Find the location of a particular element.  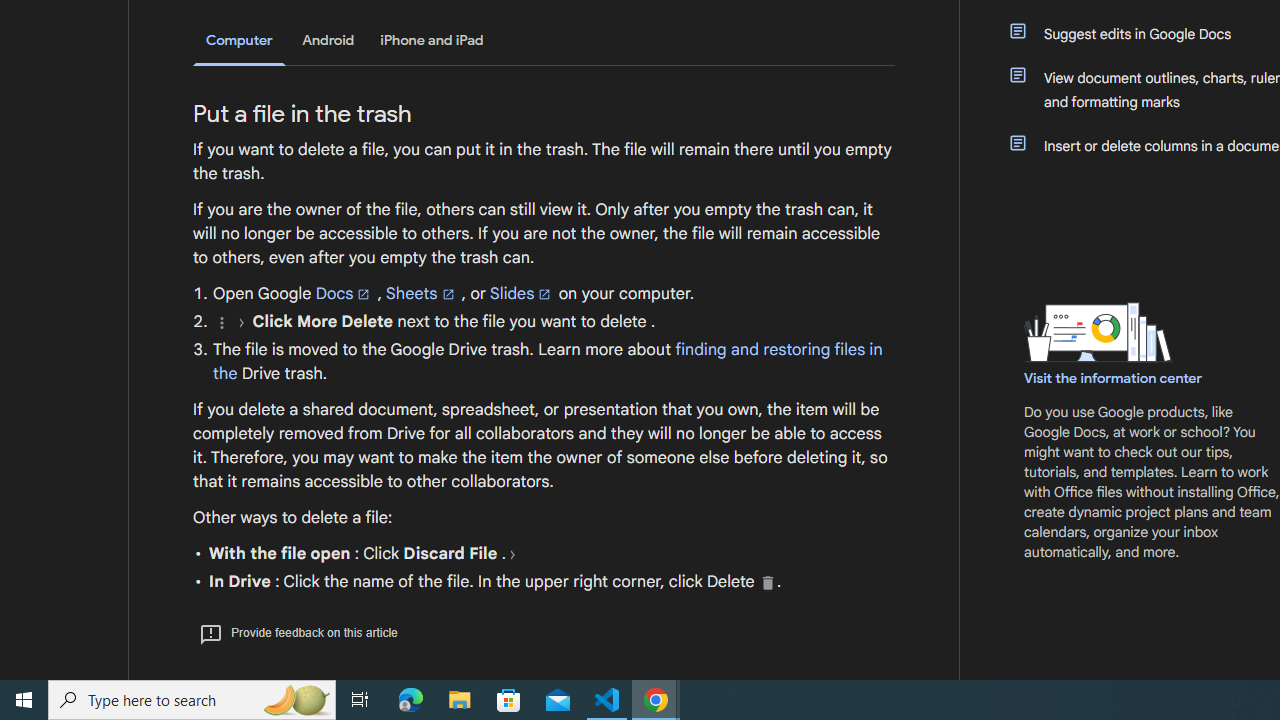

'Docs' is located at coordinates (344, 293).